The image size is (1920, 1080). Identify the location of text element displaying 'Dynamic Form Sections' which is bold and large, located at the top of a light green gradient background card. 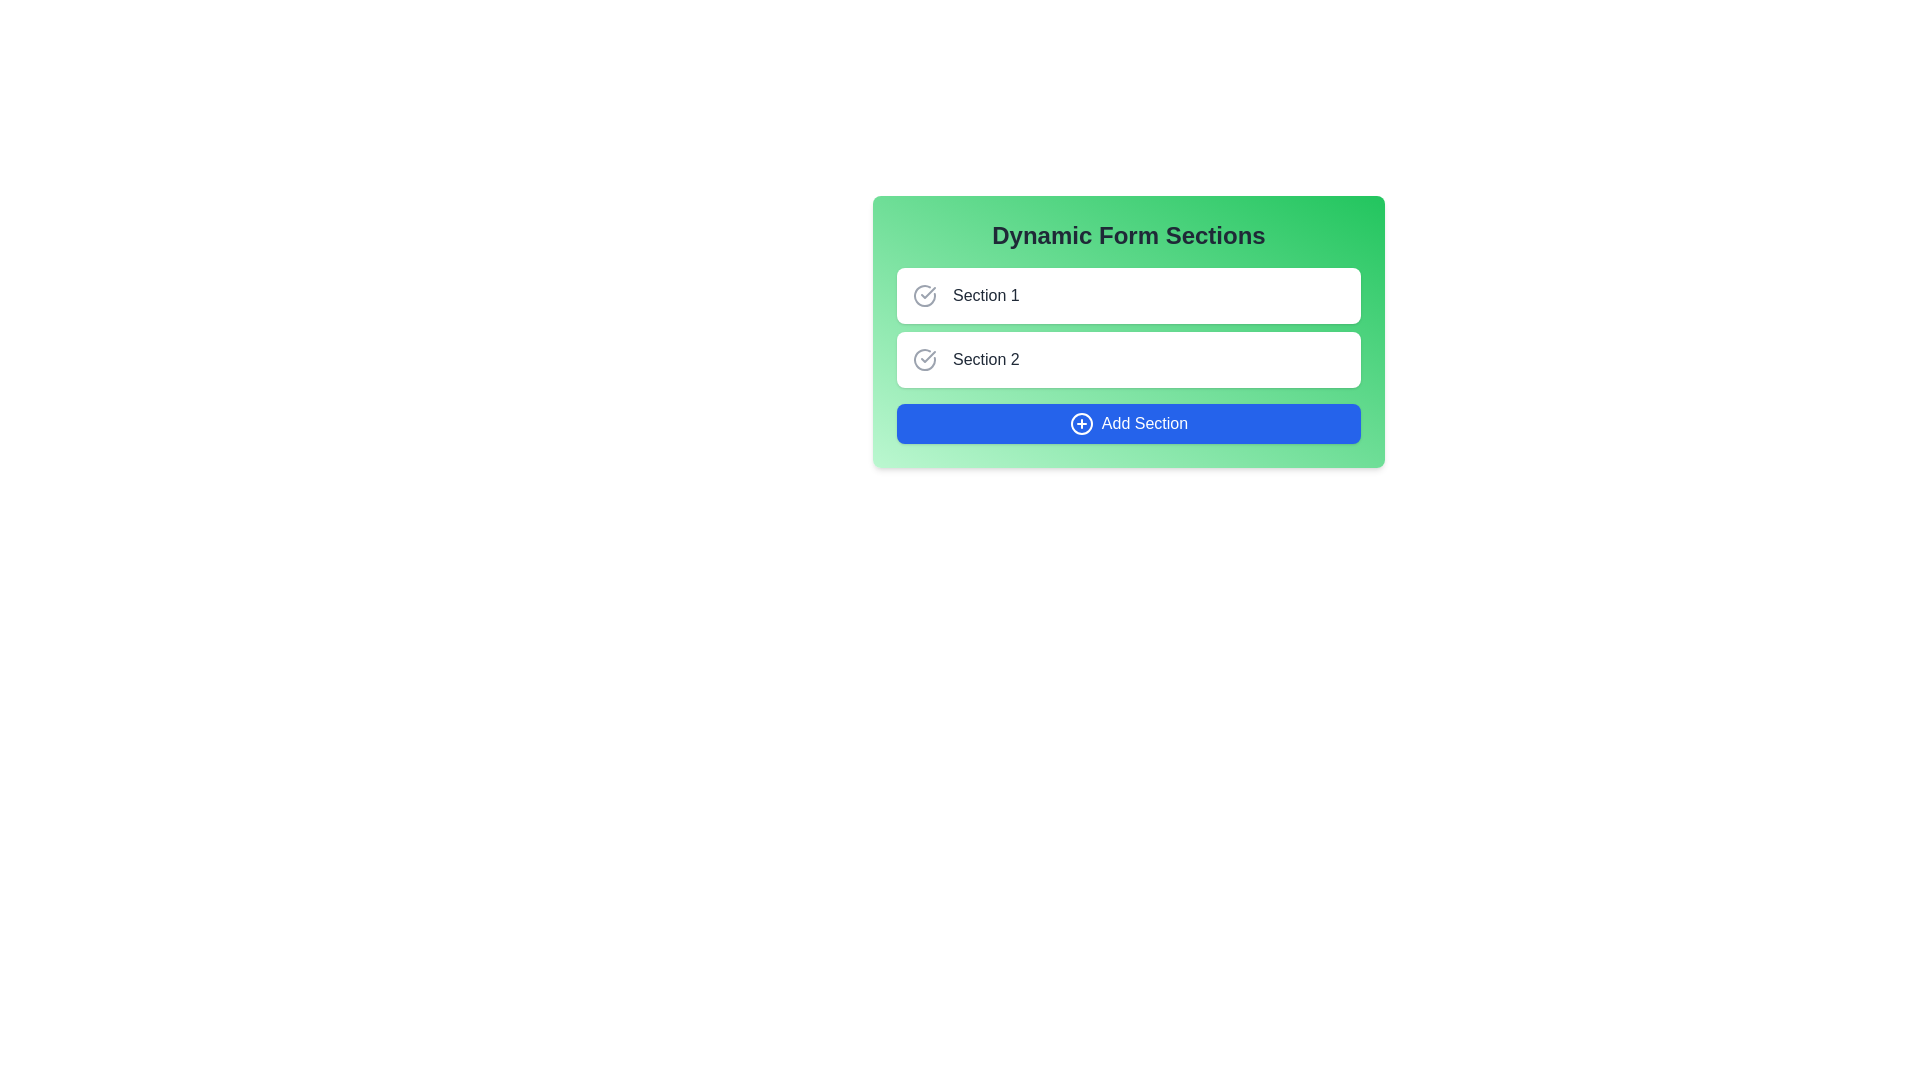
(1128, 234).